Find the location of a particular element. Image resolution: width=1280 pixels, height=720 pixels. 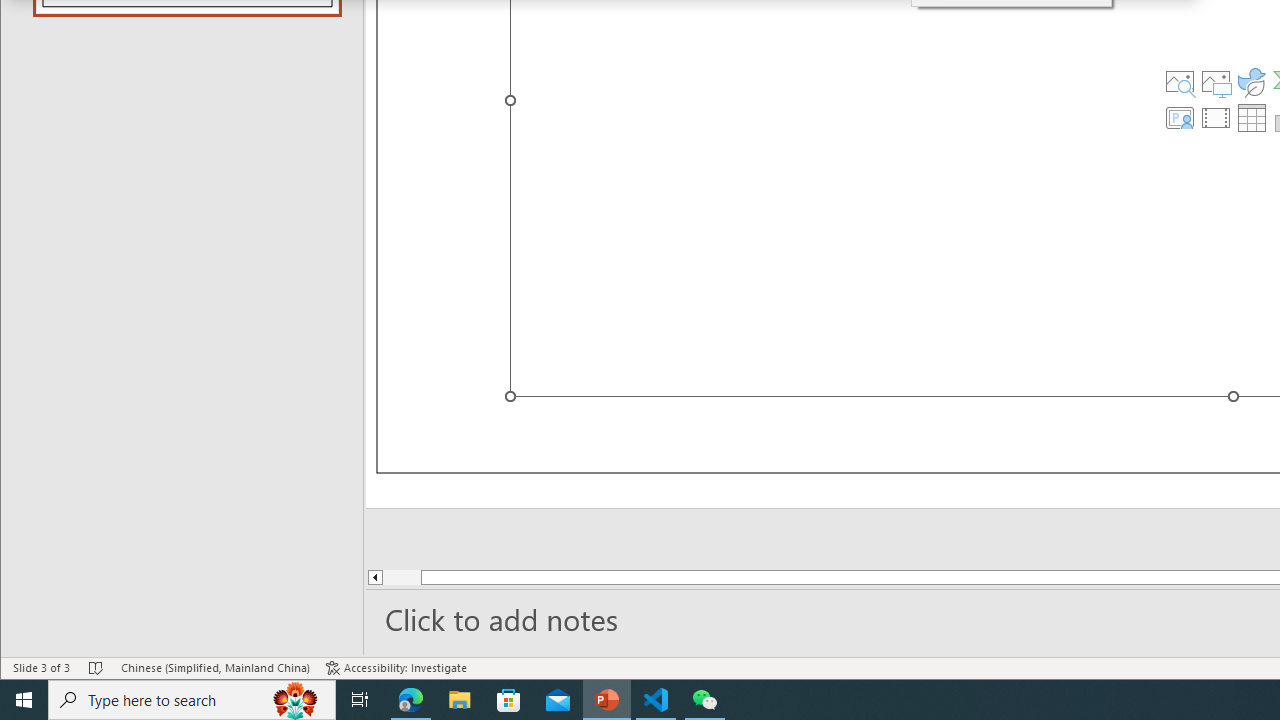

'Insert an Icon' is located at coordinates (1251, 81).